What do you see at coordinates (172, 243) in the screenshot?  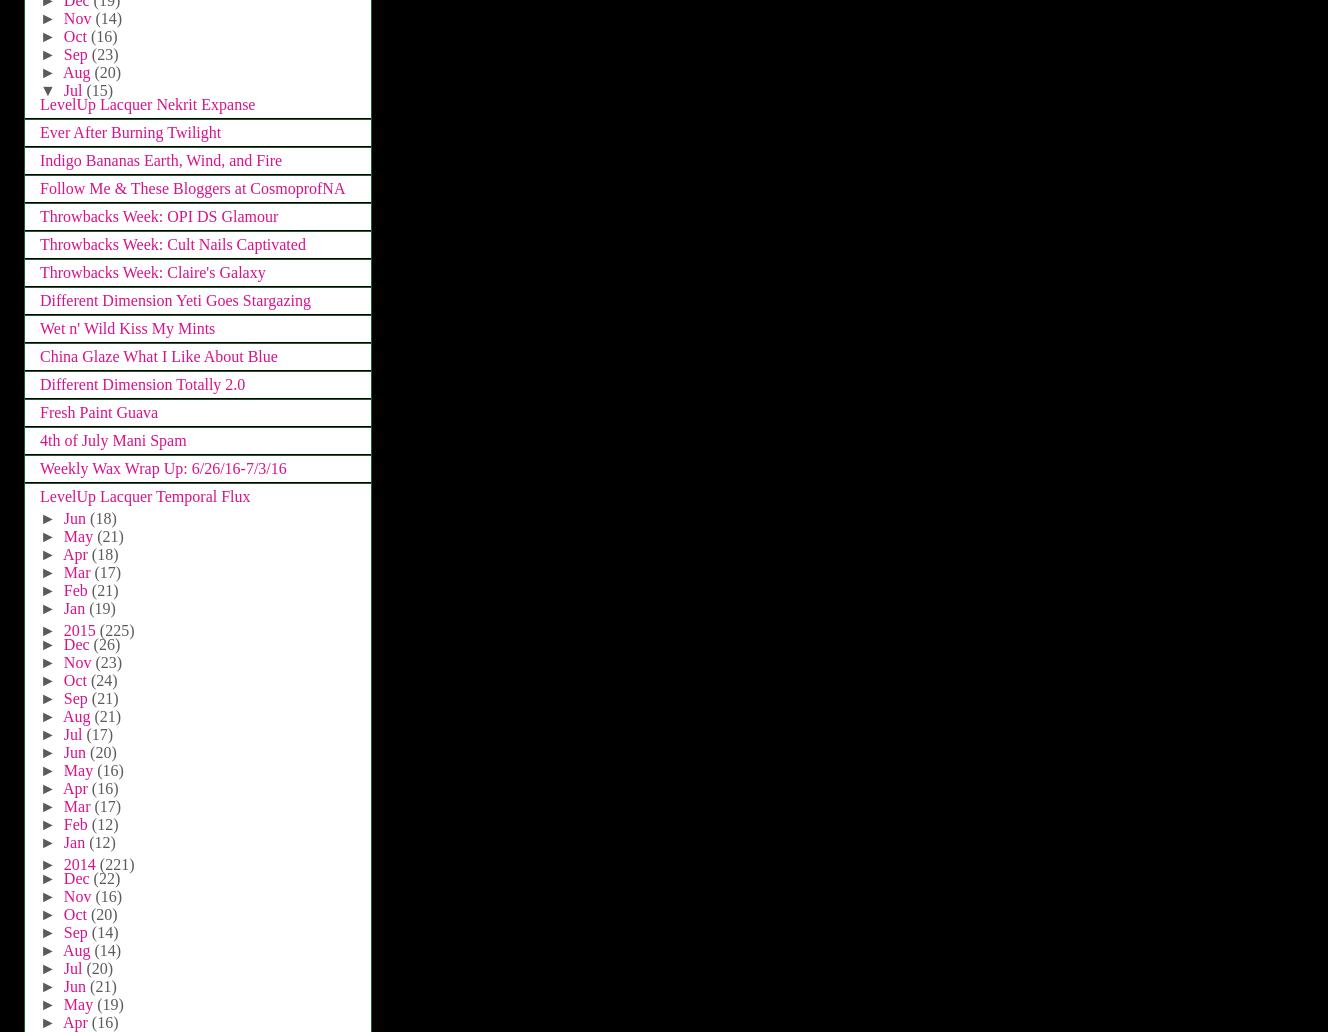 I see `'Throwbacks Week: Cult Nails Captivated'` at bounding box center [172, 243].